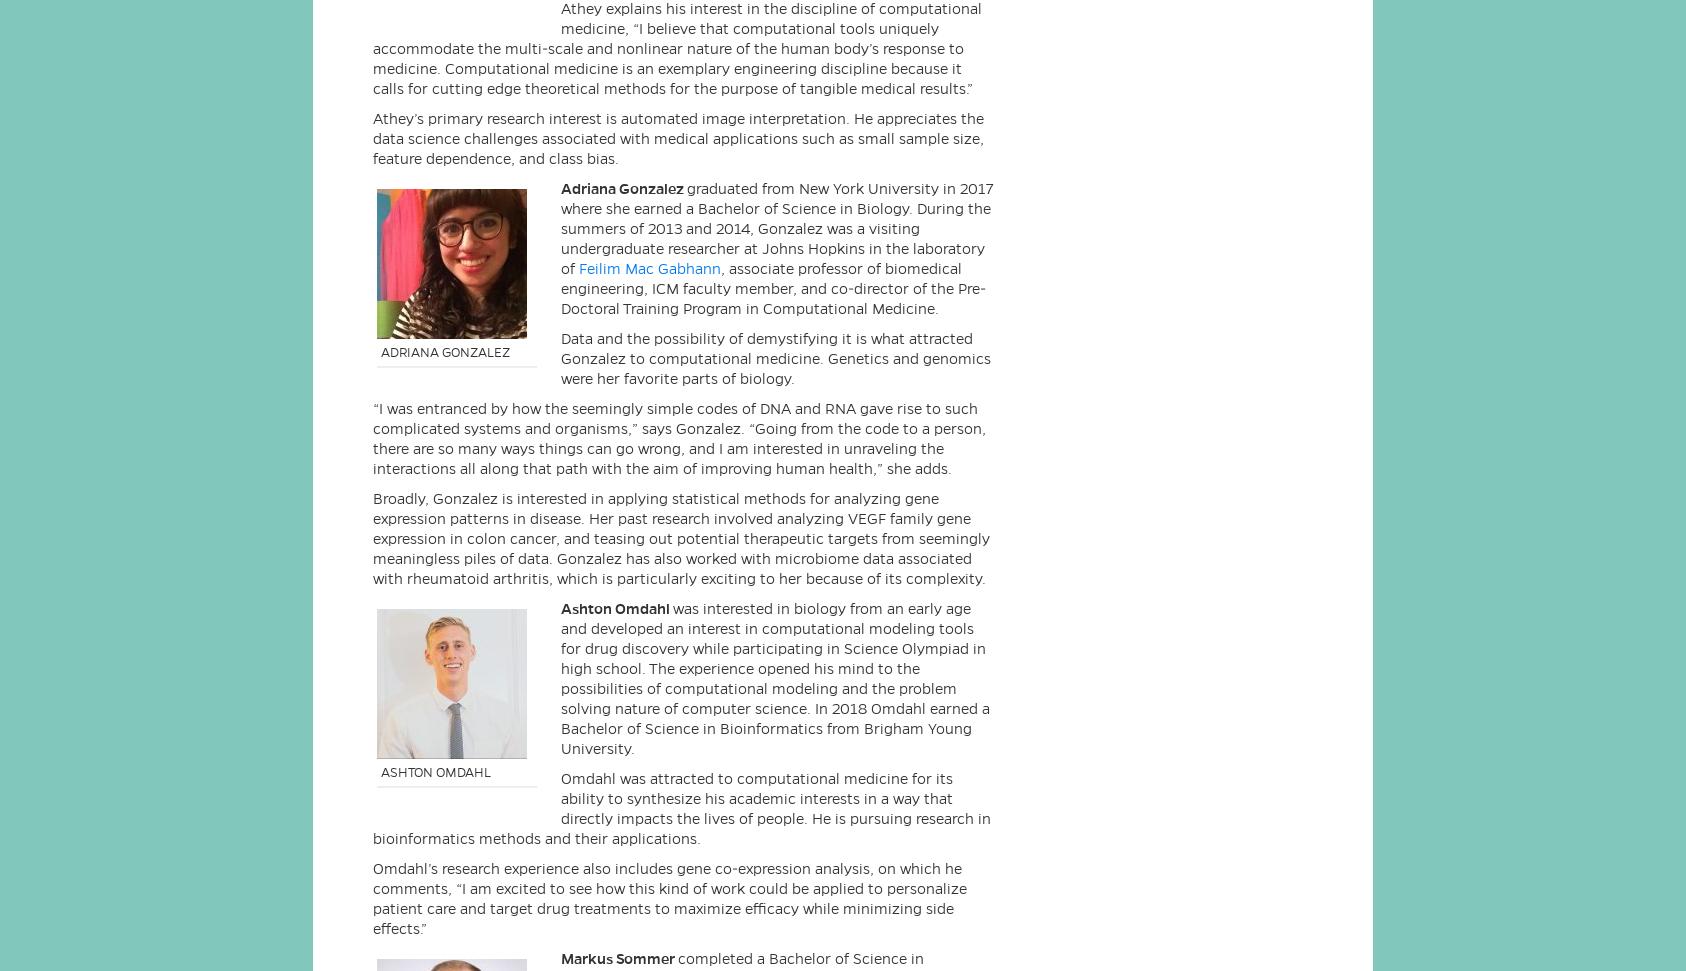 The image size is (1686, 971). Describe the element at coordinates (678, 438) in the screenshot. I see `'“I was entranced by how the seemingly simple codes of DNA and RNA gave rise to such complicated systems and organisms,” says Gonzalez. “Going from the code to a person, there are so many ways things can go wrong, and I am interested in unraveling the interactions all along that path with the aim of improving human health,” she adds.'` at that location.